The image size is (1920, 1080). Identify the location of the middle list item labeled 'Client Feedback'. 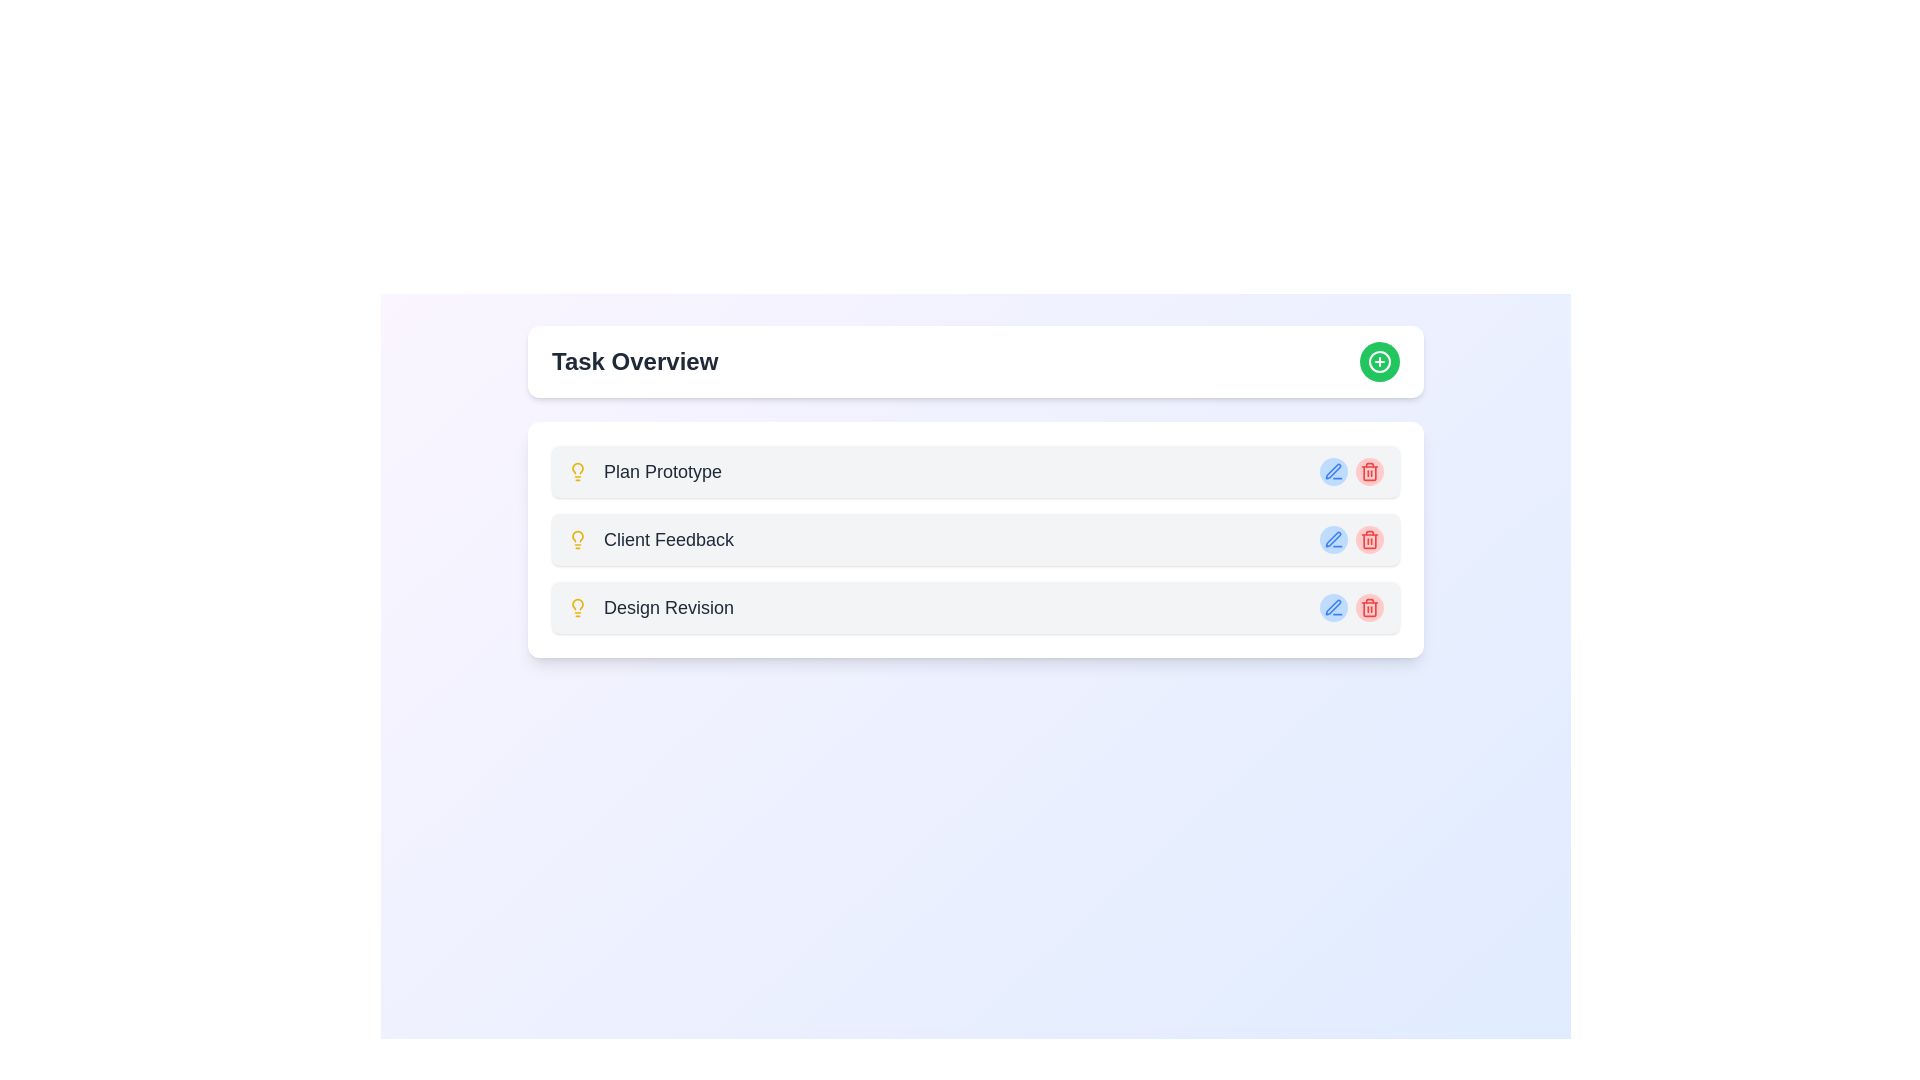
(975, 540).